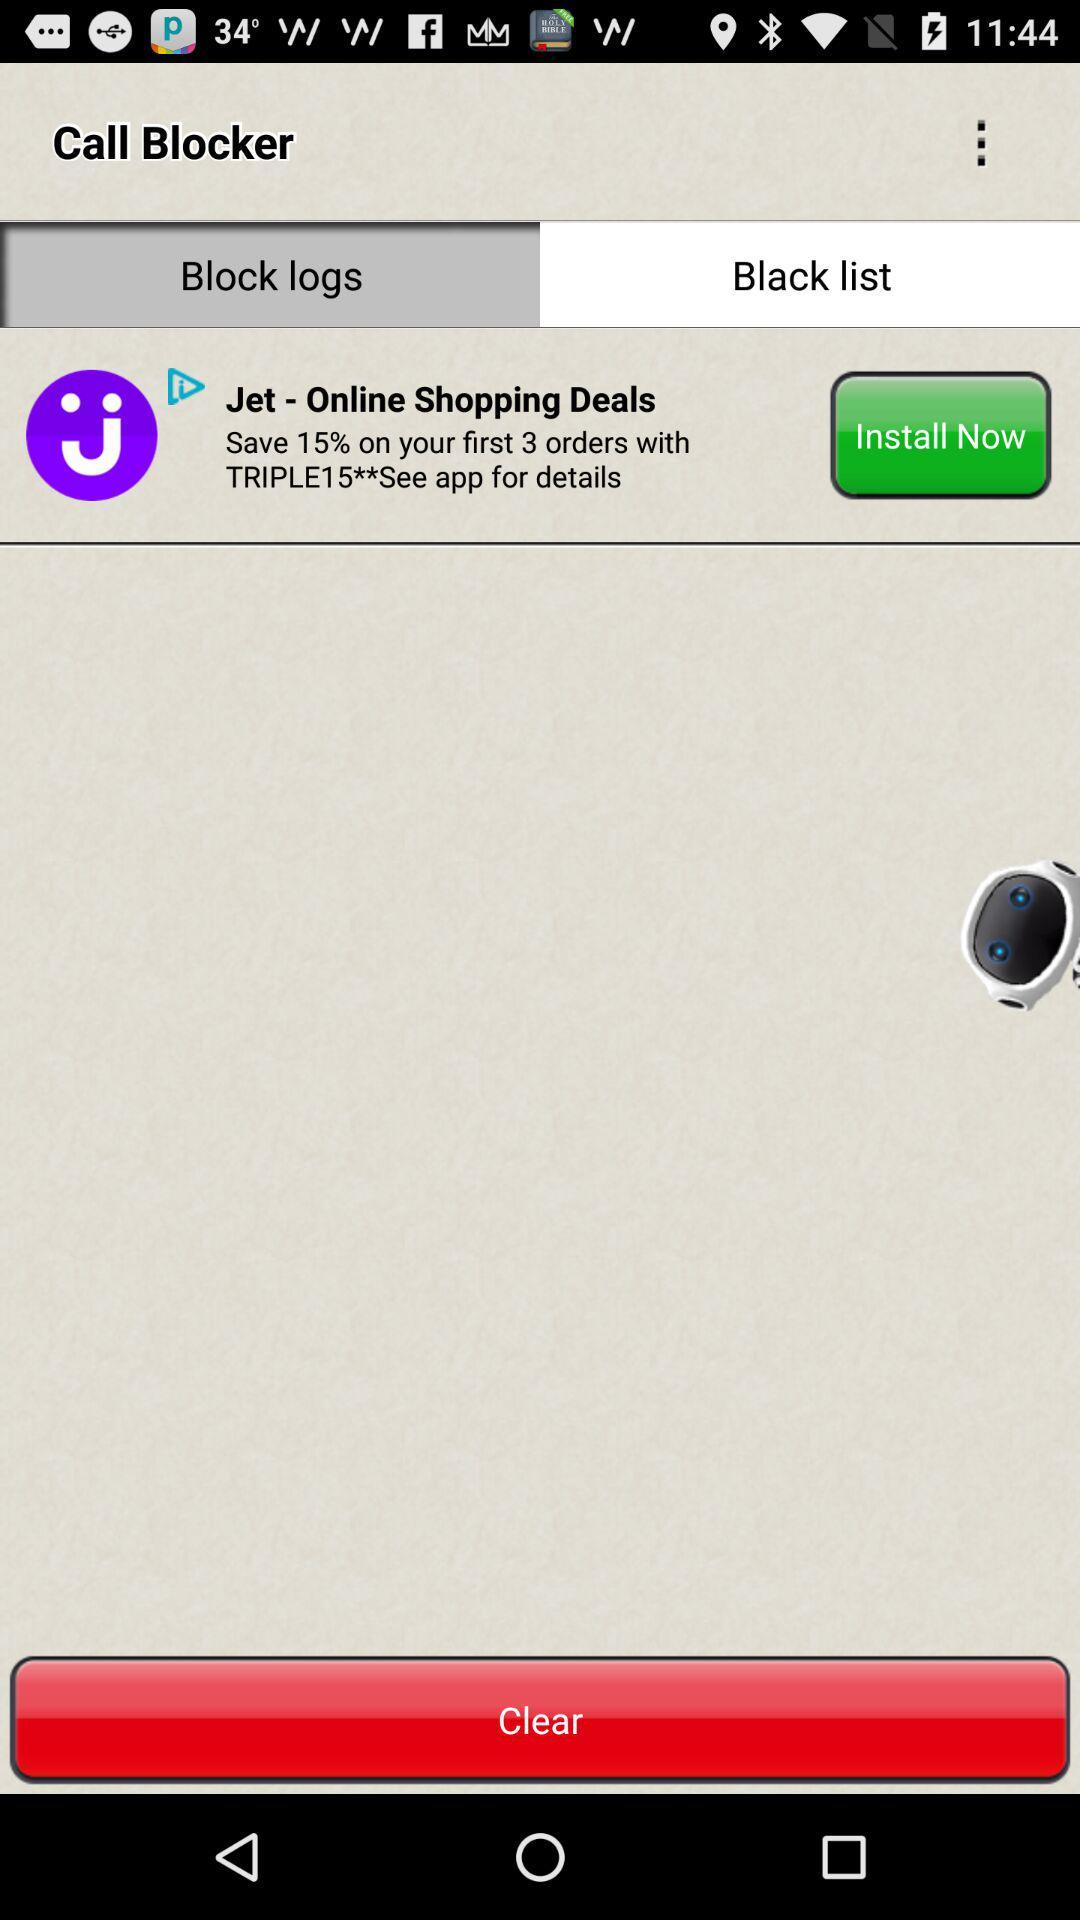  What do you see at coordinates (941, 434) in the screenshot?
I see `install now` at bounding box center [941, 434].